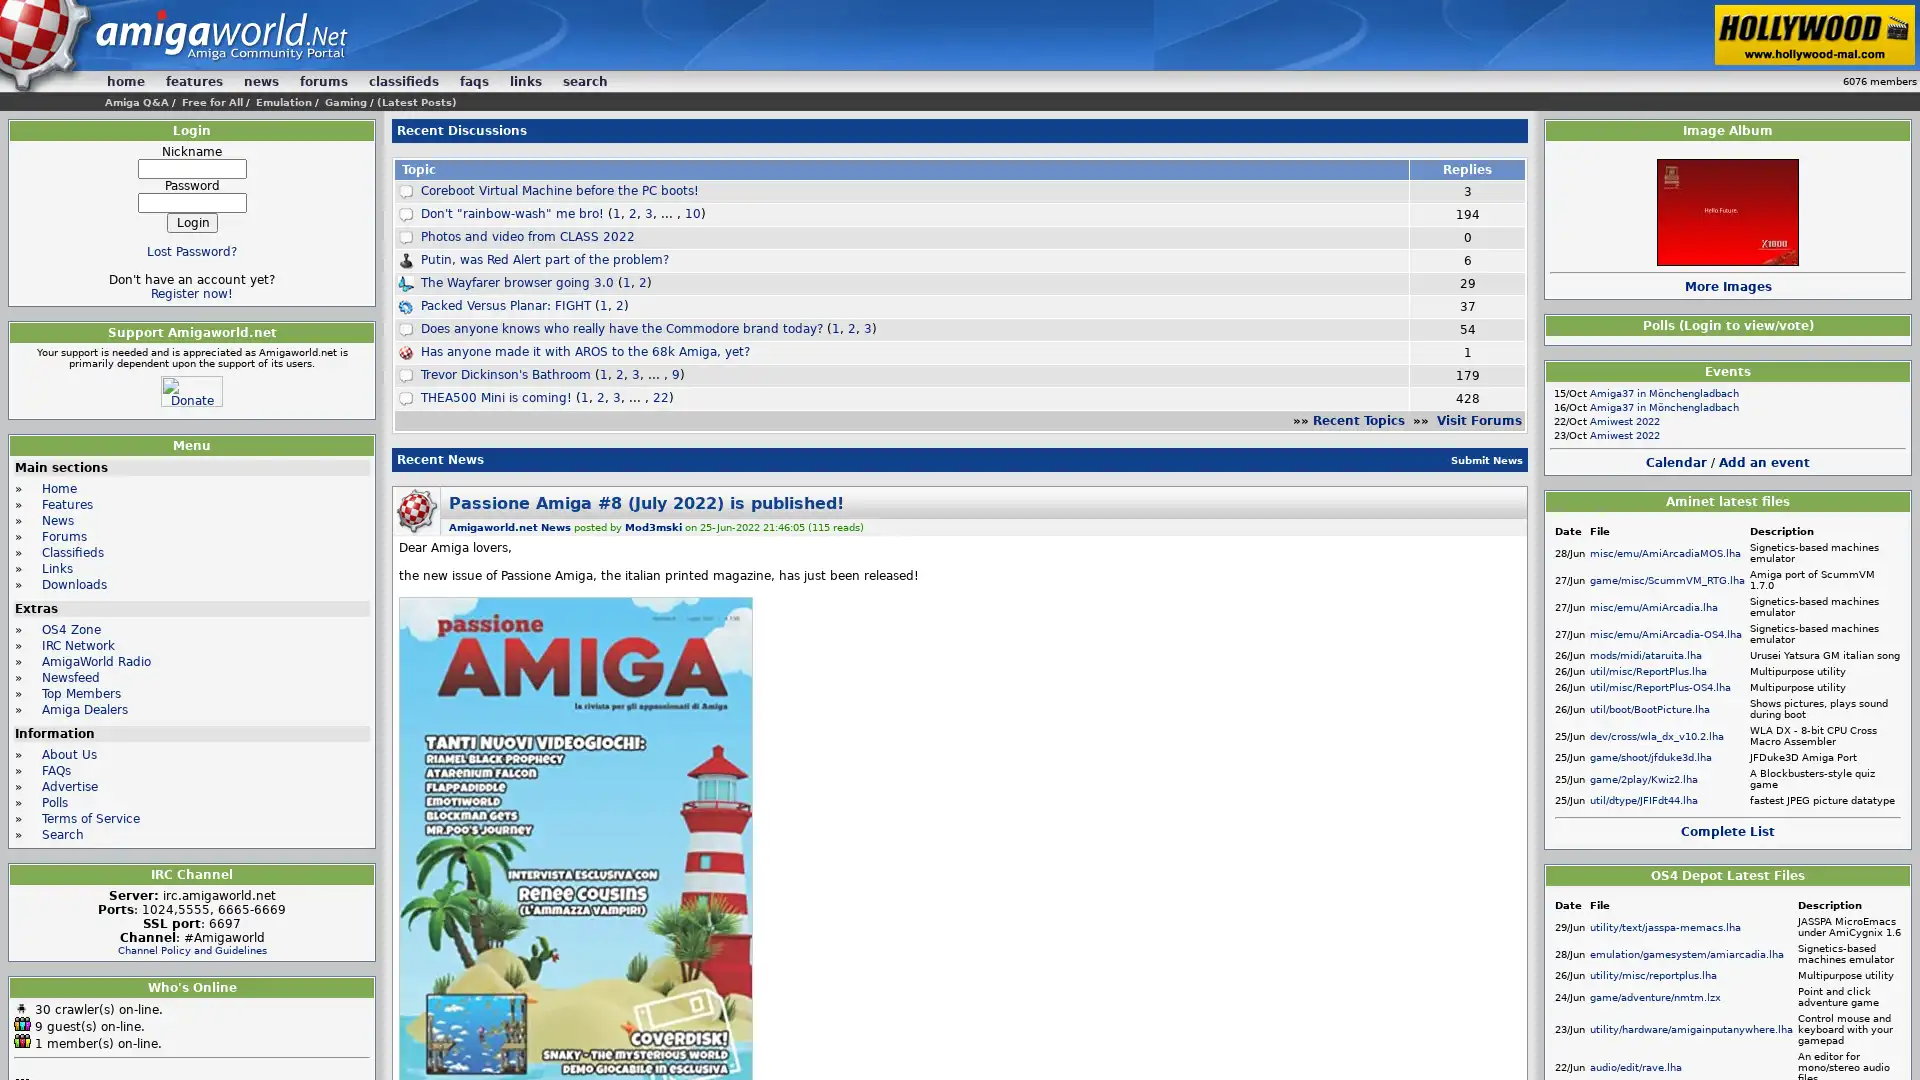  What do you see at coordinates (191, 223) in the screenshot?
I see `Login` at bounding box center [191, 223].